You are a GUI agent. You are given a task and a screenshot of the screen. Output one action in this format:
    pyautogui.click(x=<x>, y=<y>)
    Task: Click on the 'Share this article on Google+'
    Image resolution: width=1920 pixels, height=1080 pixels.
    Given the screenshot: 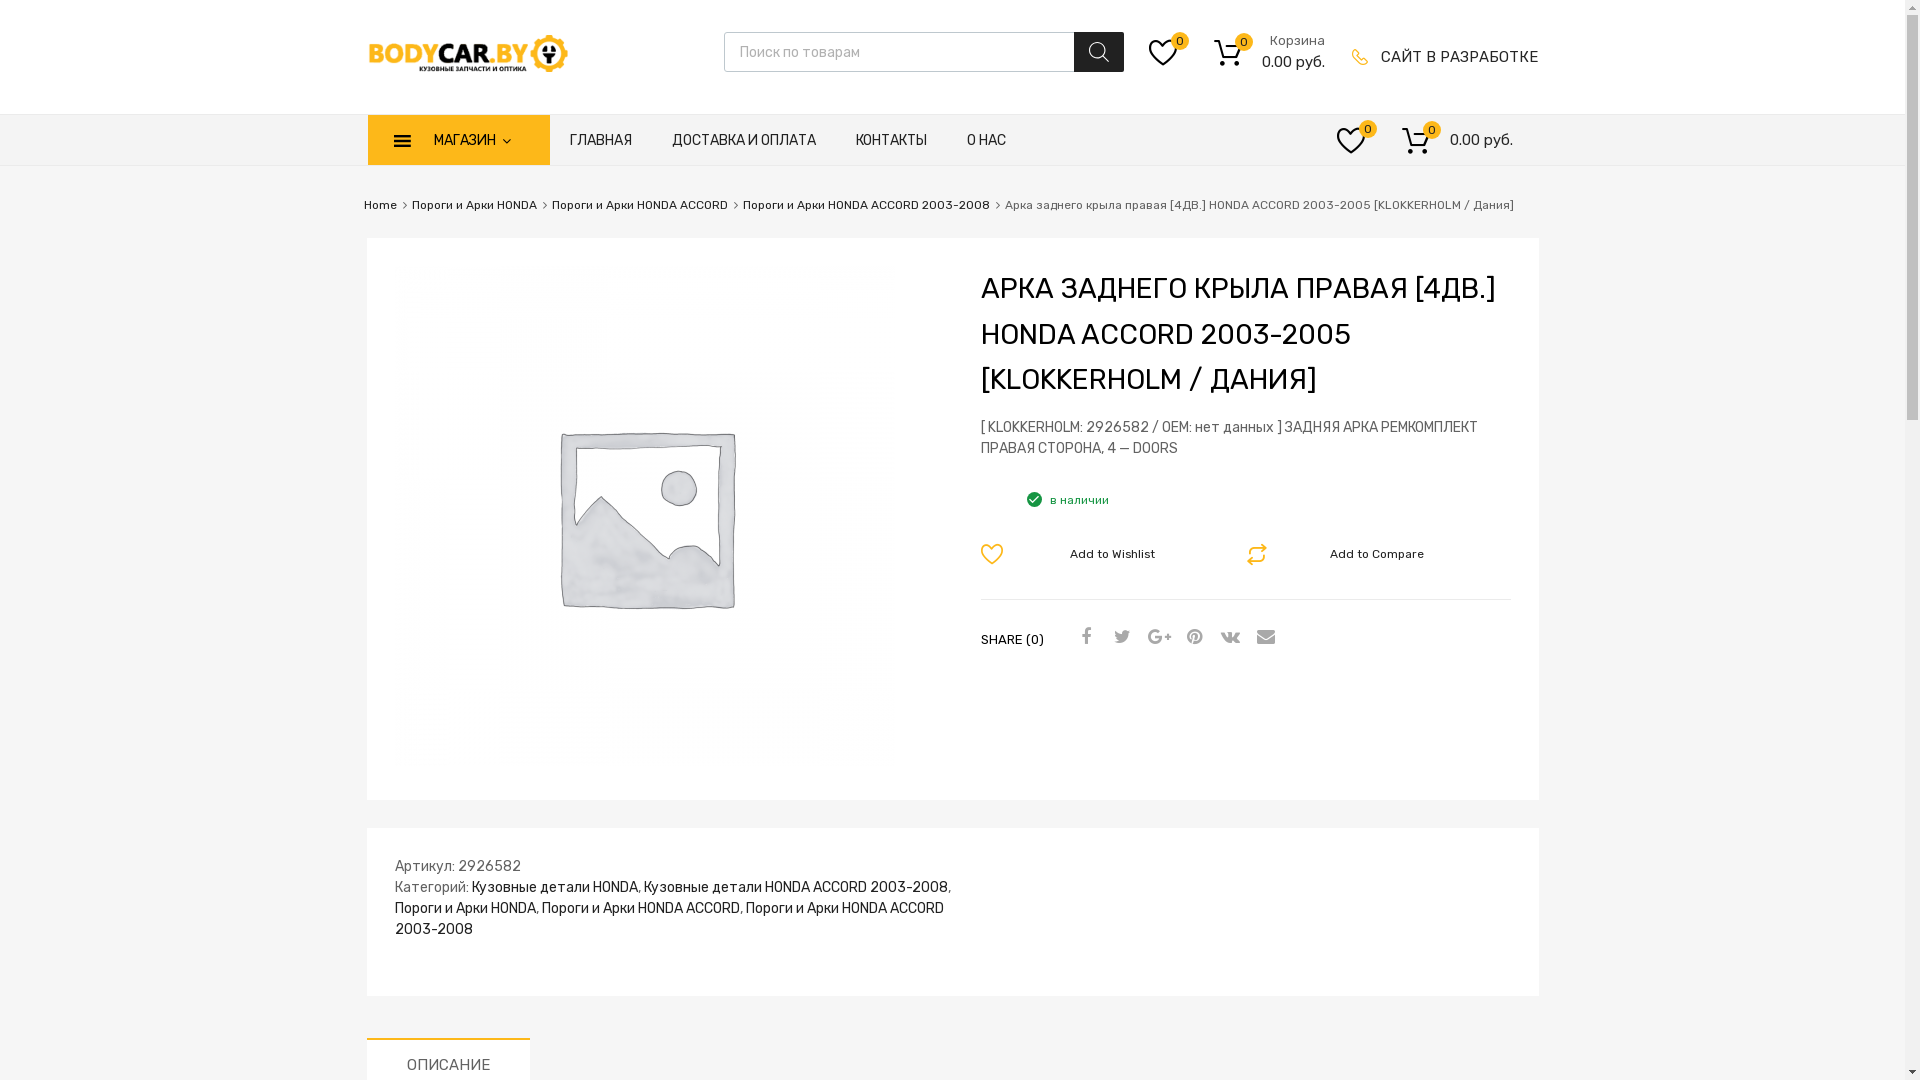 What is the action you would take?
    pyautogui.click(x=1155, y=637)
    